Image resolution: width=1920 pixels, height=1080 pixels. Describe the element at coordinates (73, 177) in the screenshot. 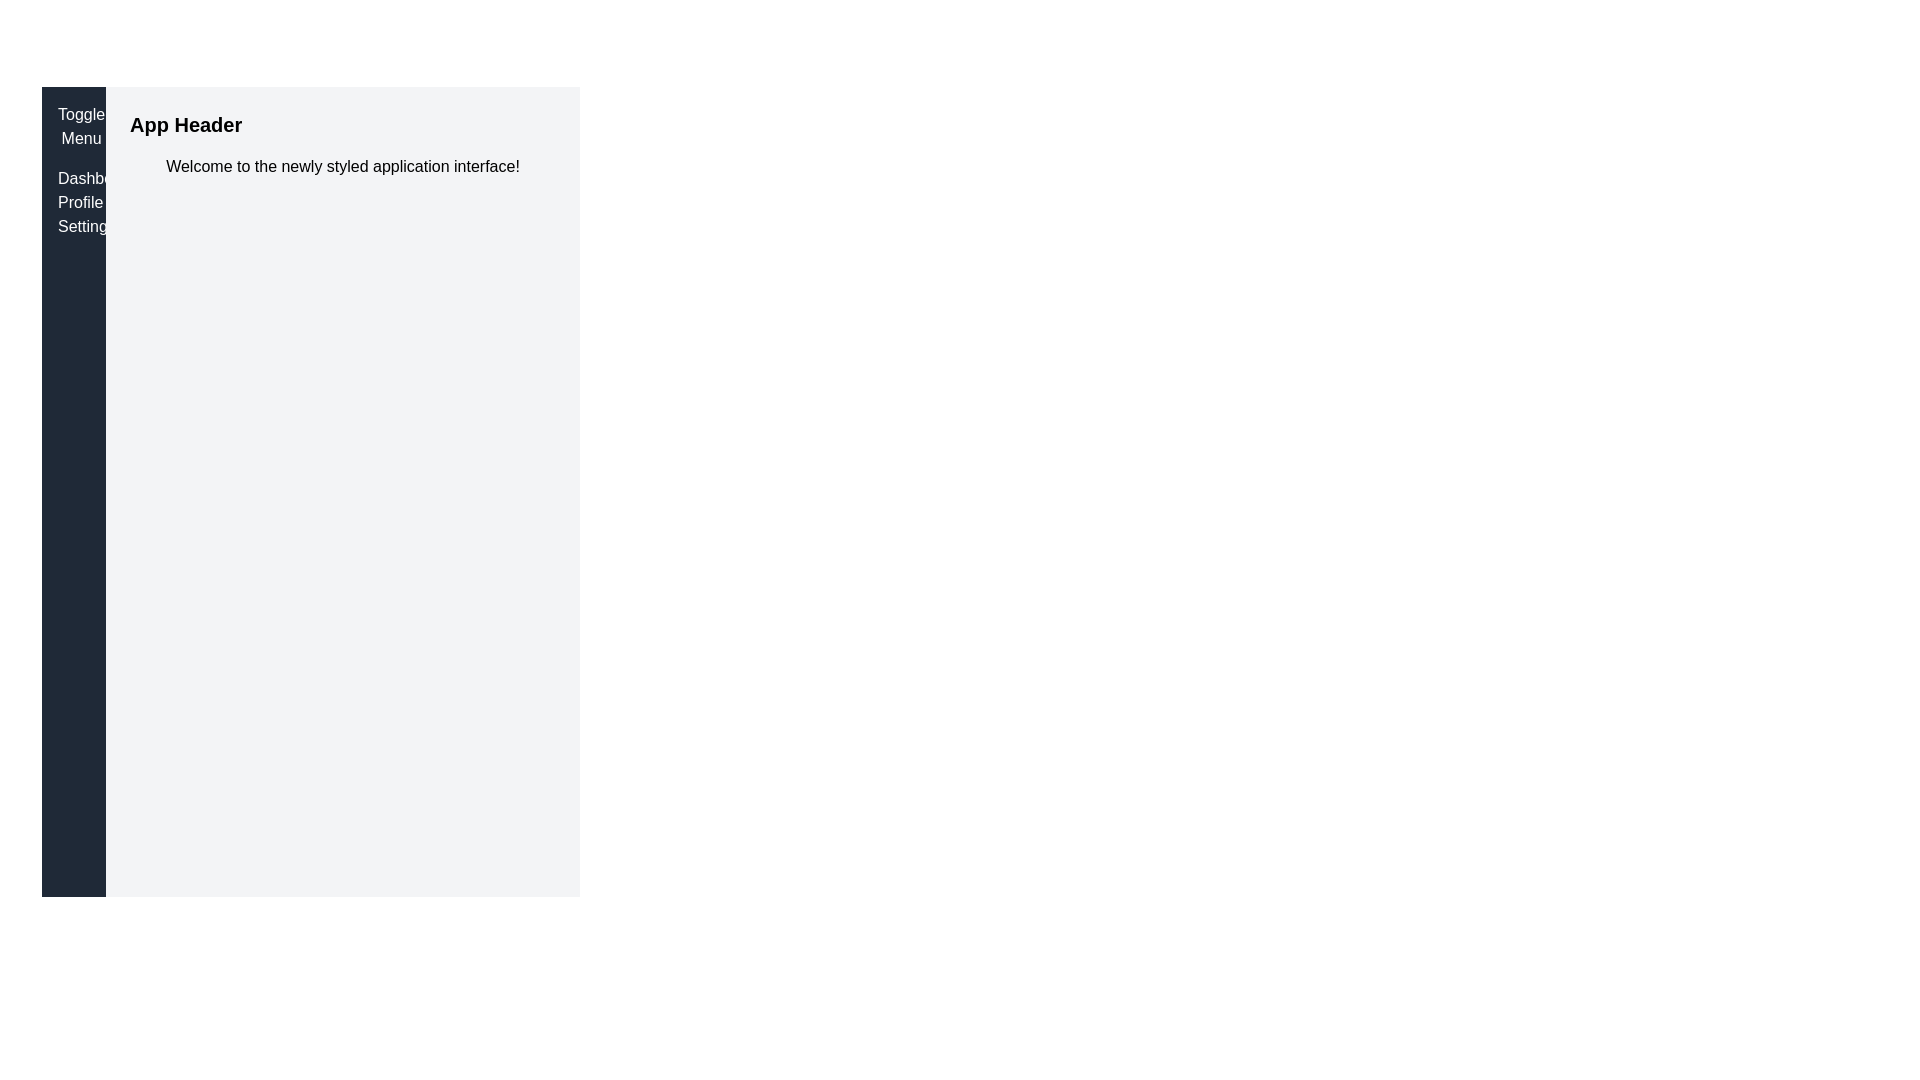

I see `the 'Dashboard' text label, which is the first item in a vertical sidebar list` at that location.